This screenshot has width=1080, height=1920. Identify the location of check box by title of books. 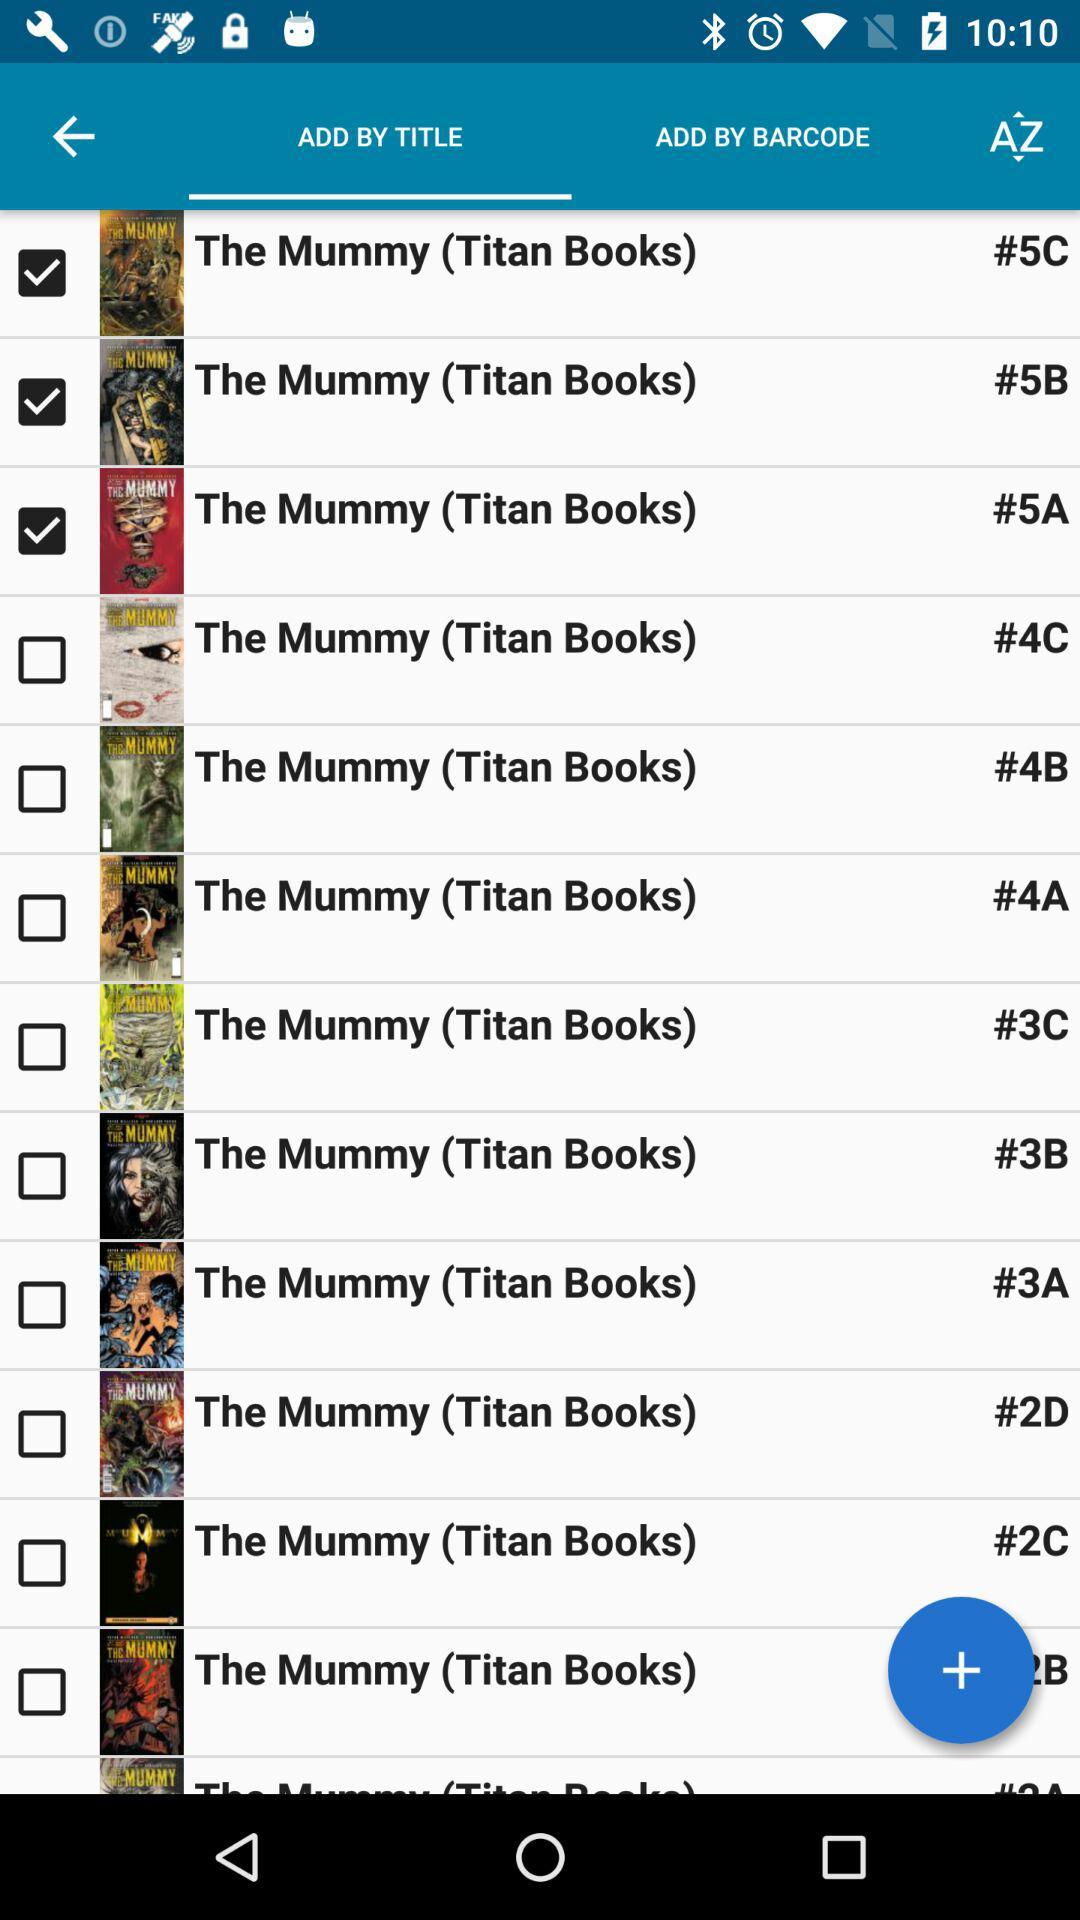
(48, 1690).